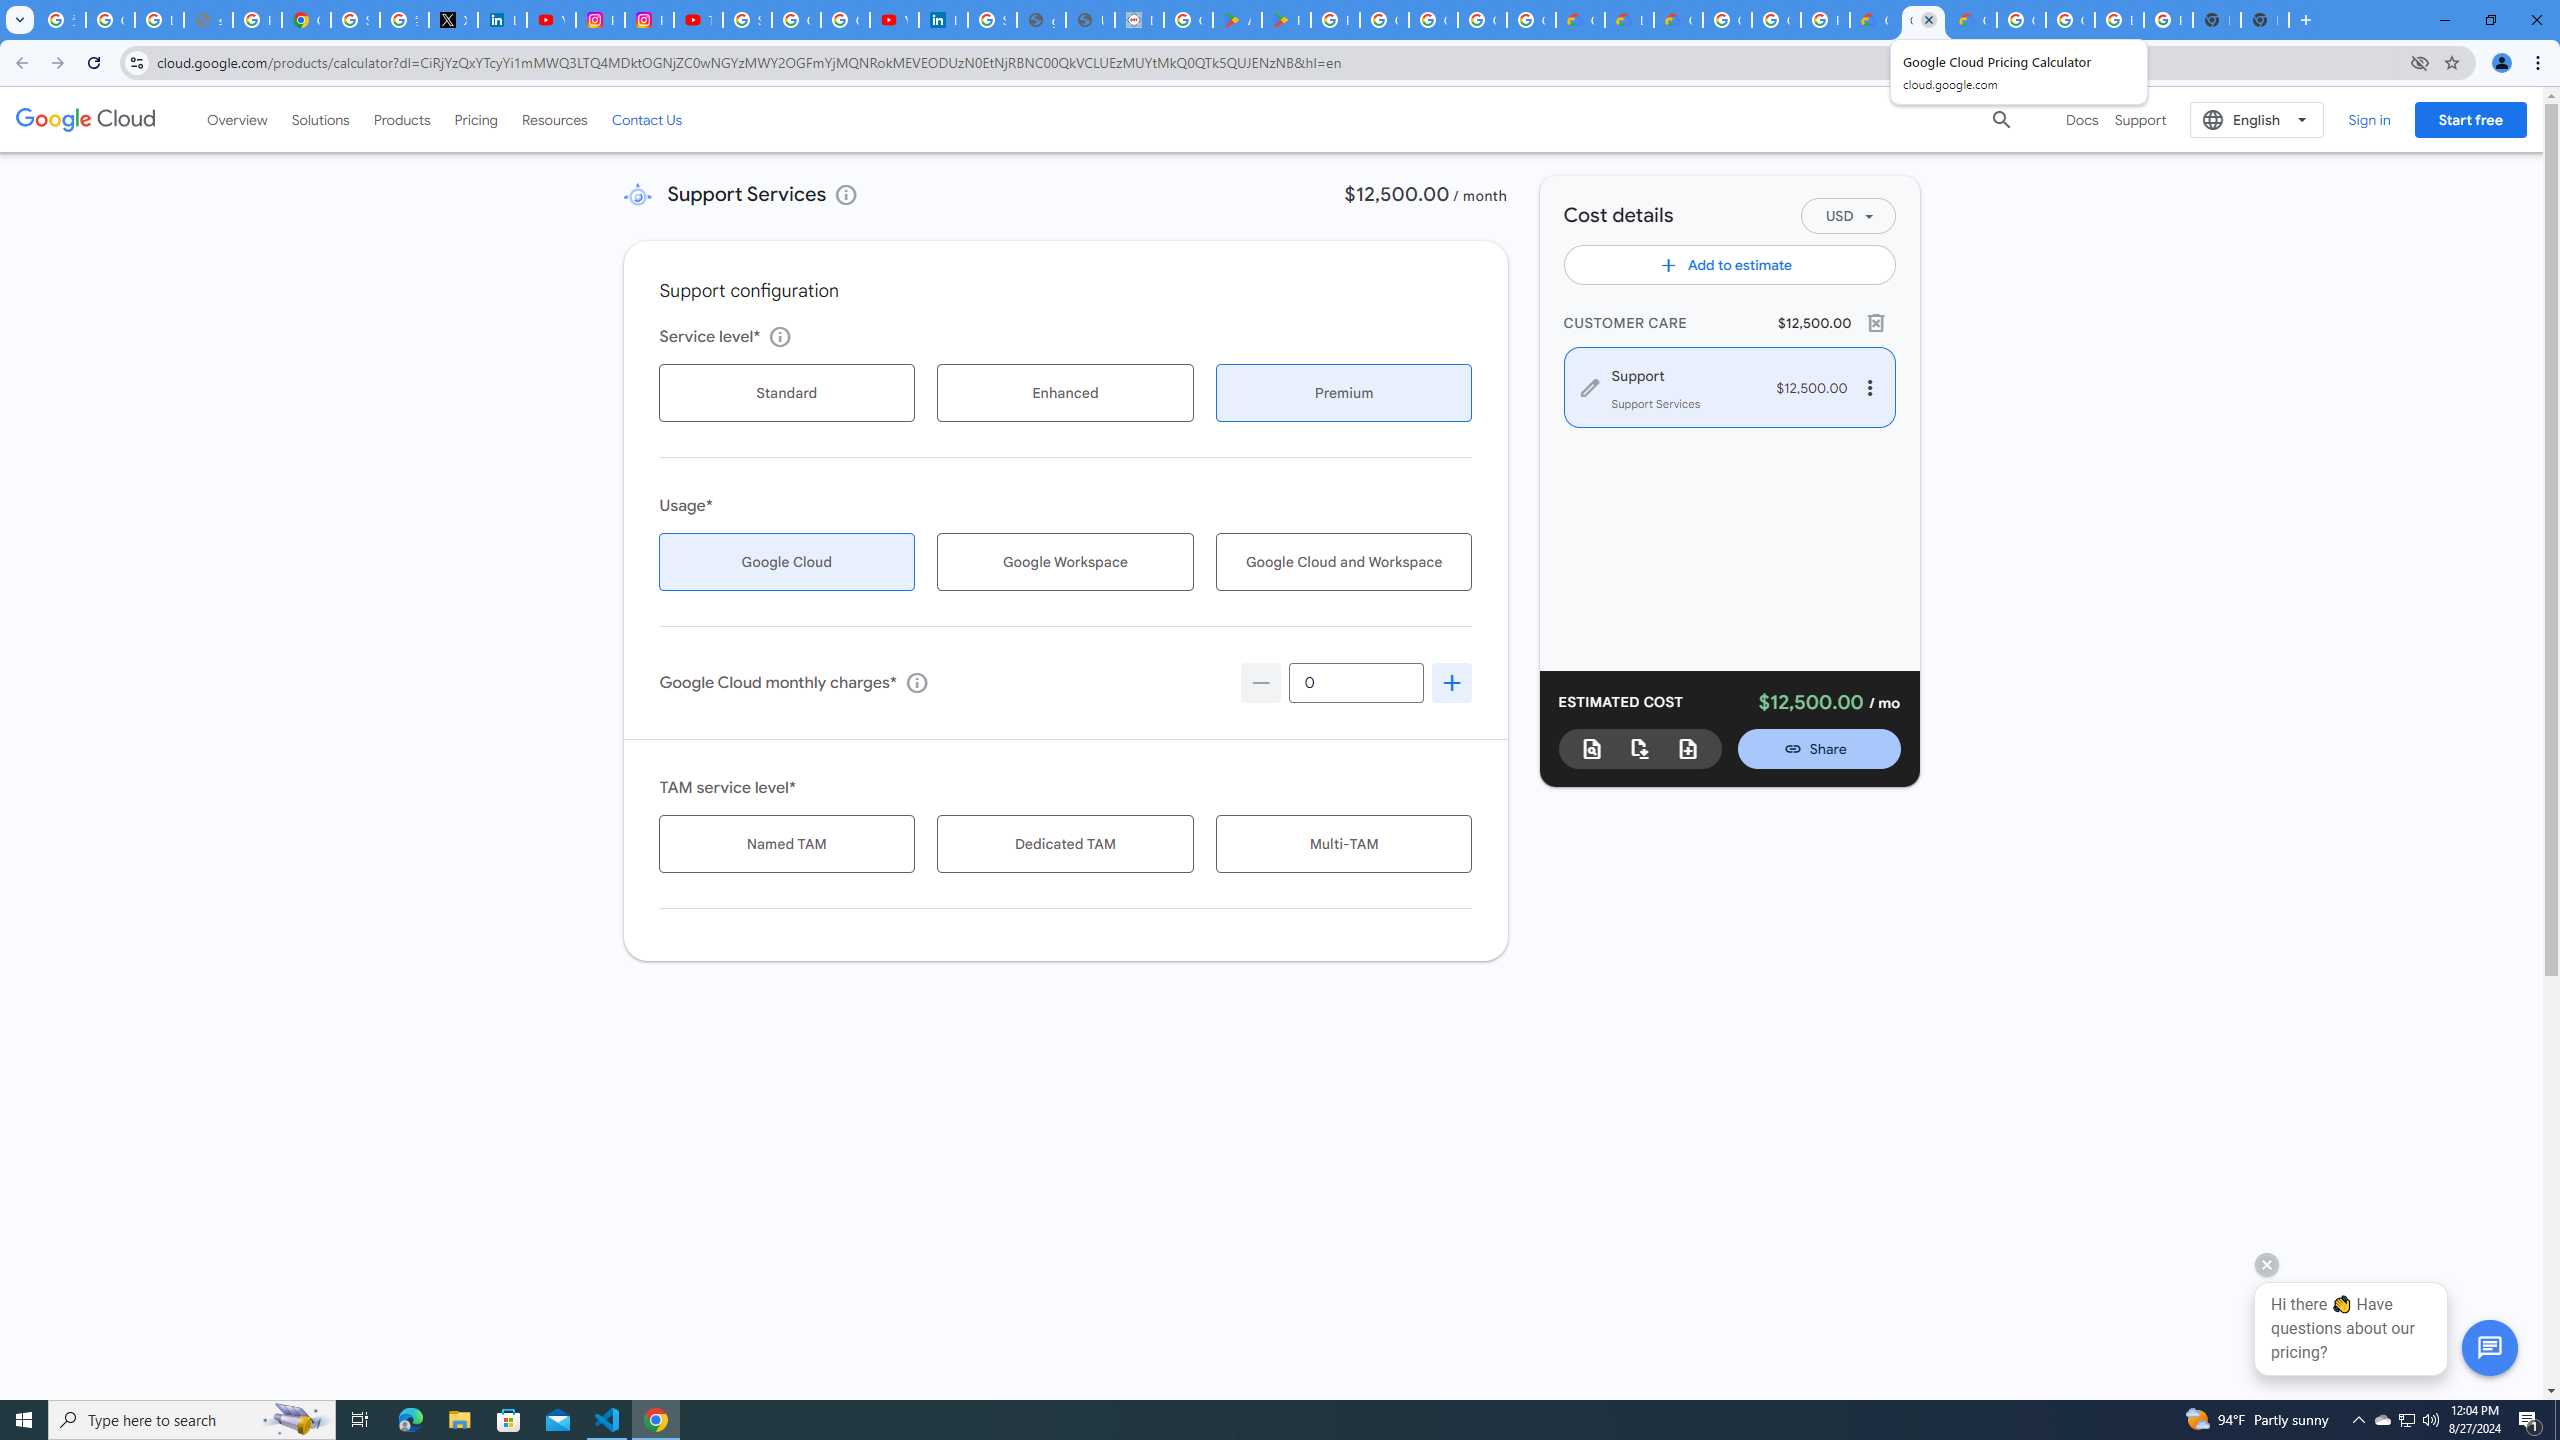 This screenshot has height=1440, width=2560. I want to click on 'Download estimate as .csv', so click(1639, 747).